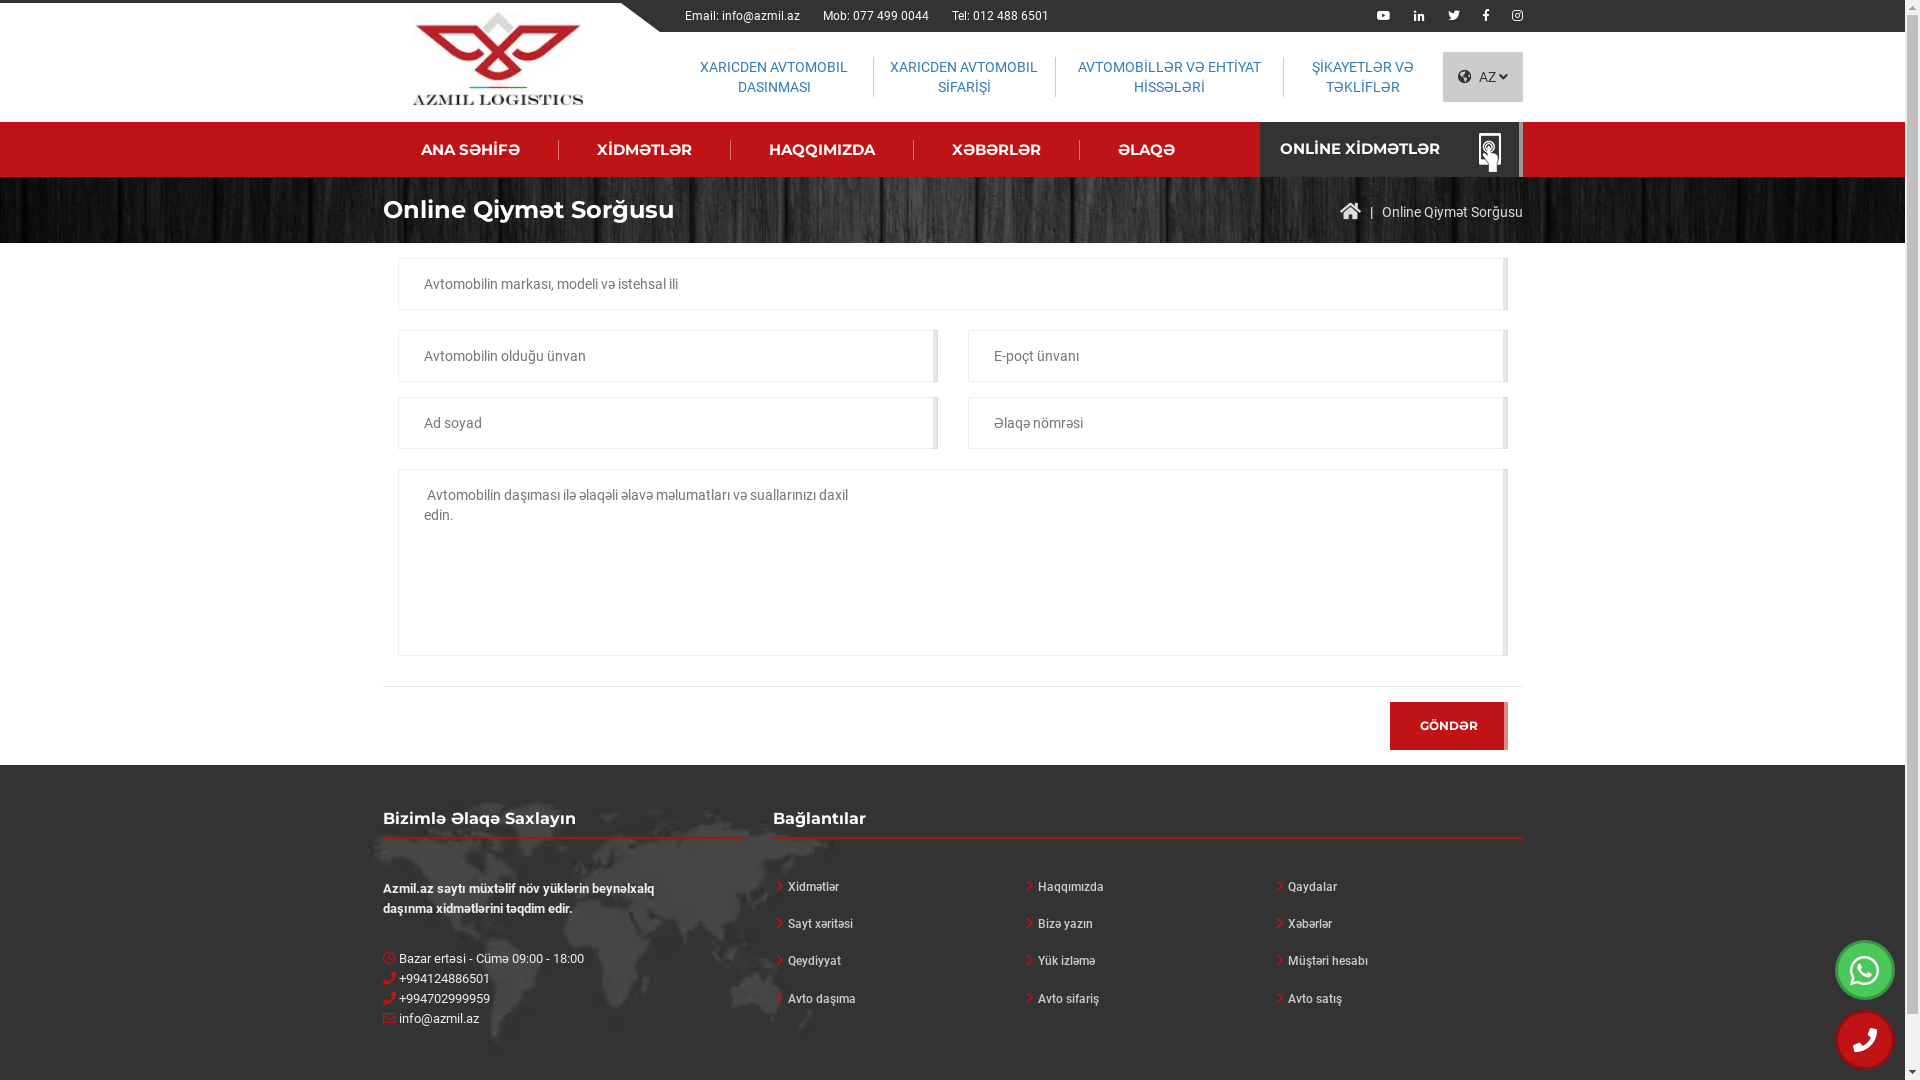 Image resolution: width=1920 pixels, height=1080 pixels. I want to click on 'HAQQIMIZDA', so click(821, 149).